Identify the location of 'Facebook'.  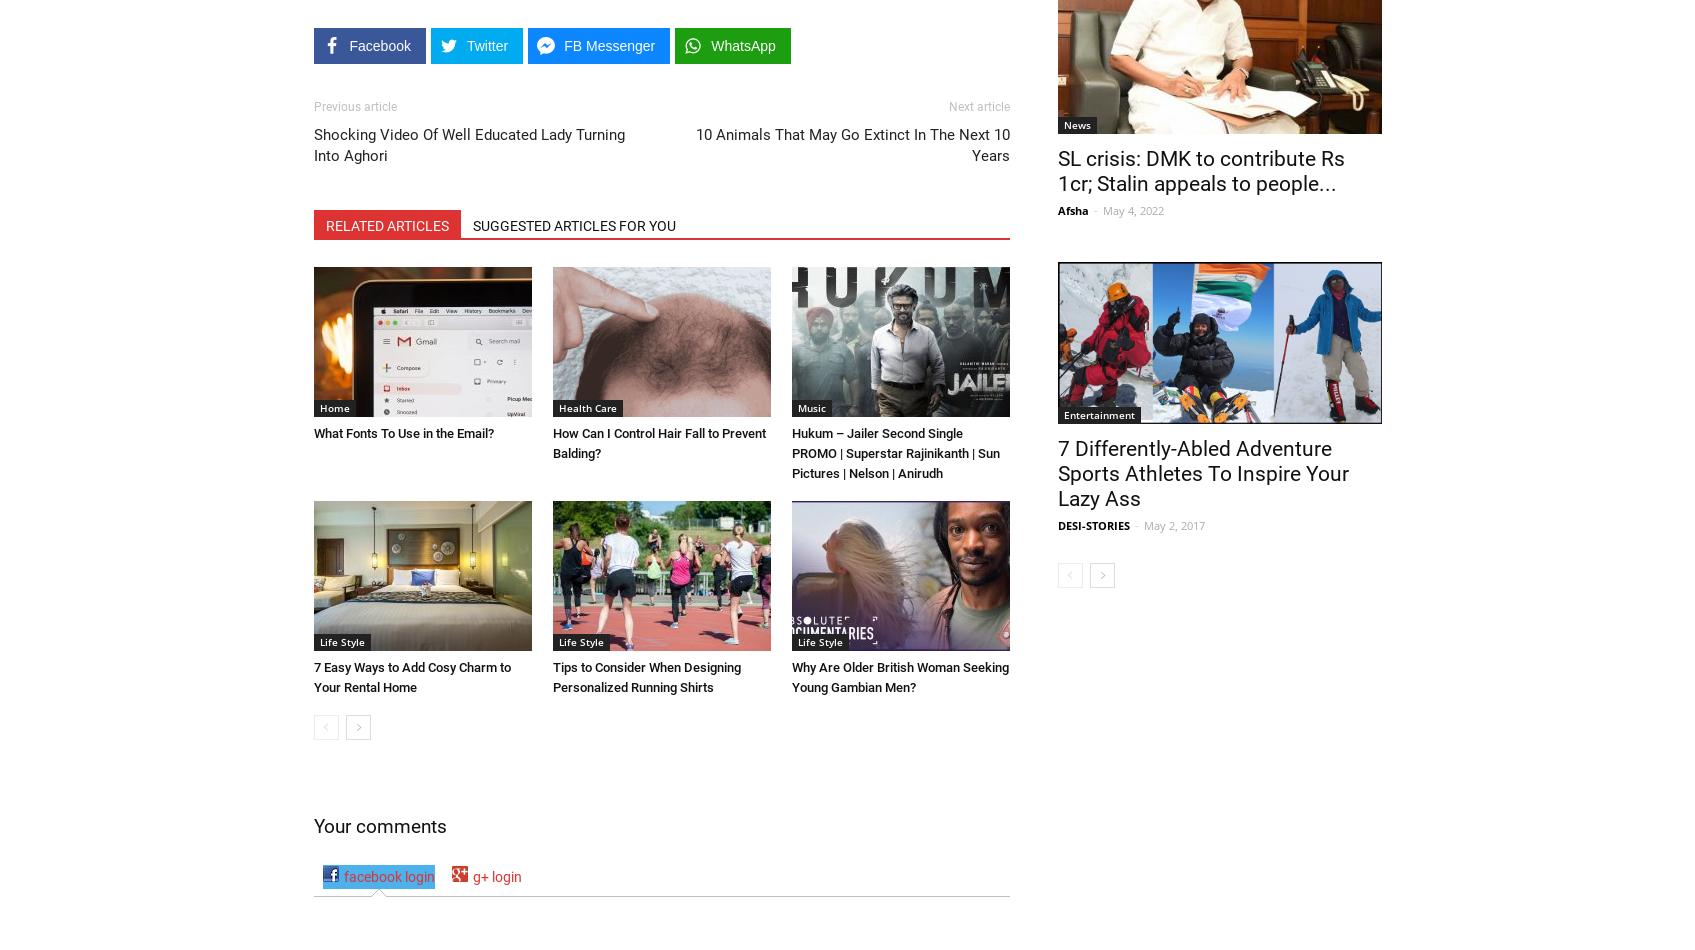
(378, 45).